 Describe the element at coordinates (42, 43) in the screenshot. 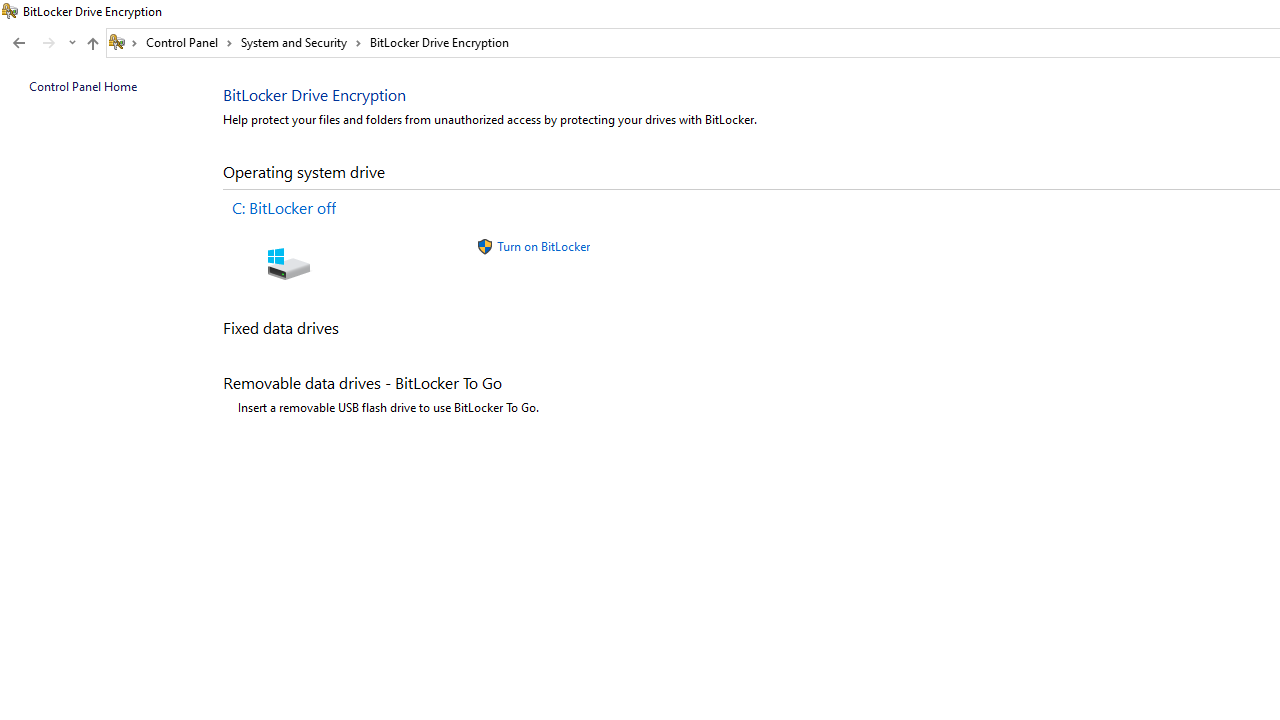

I see `'Navigation buttons'` at that location.